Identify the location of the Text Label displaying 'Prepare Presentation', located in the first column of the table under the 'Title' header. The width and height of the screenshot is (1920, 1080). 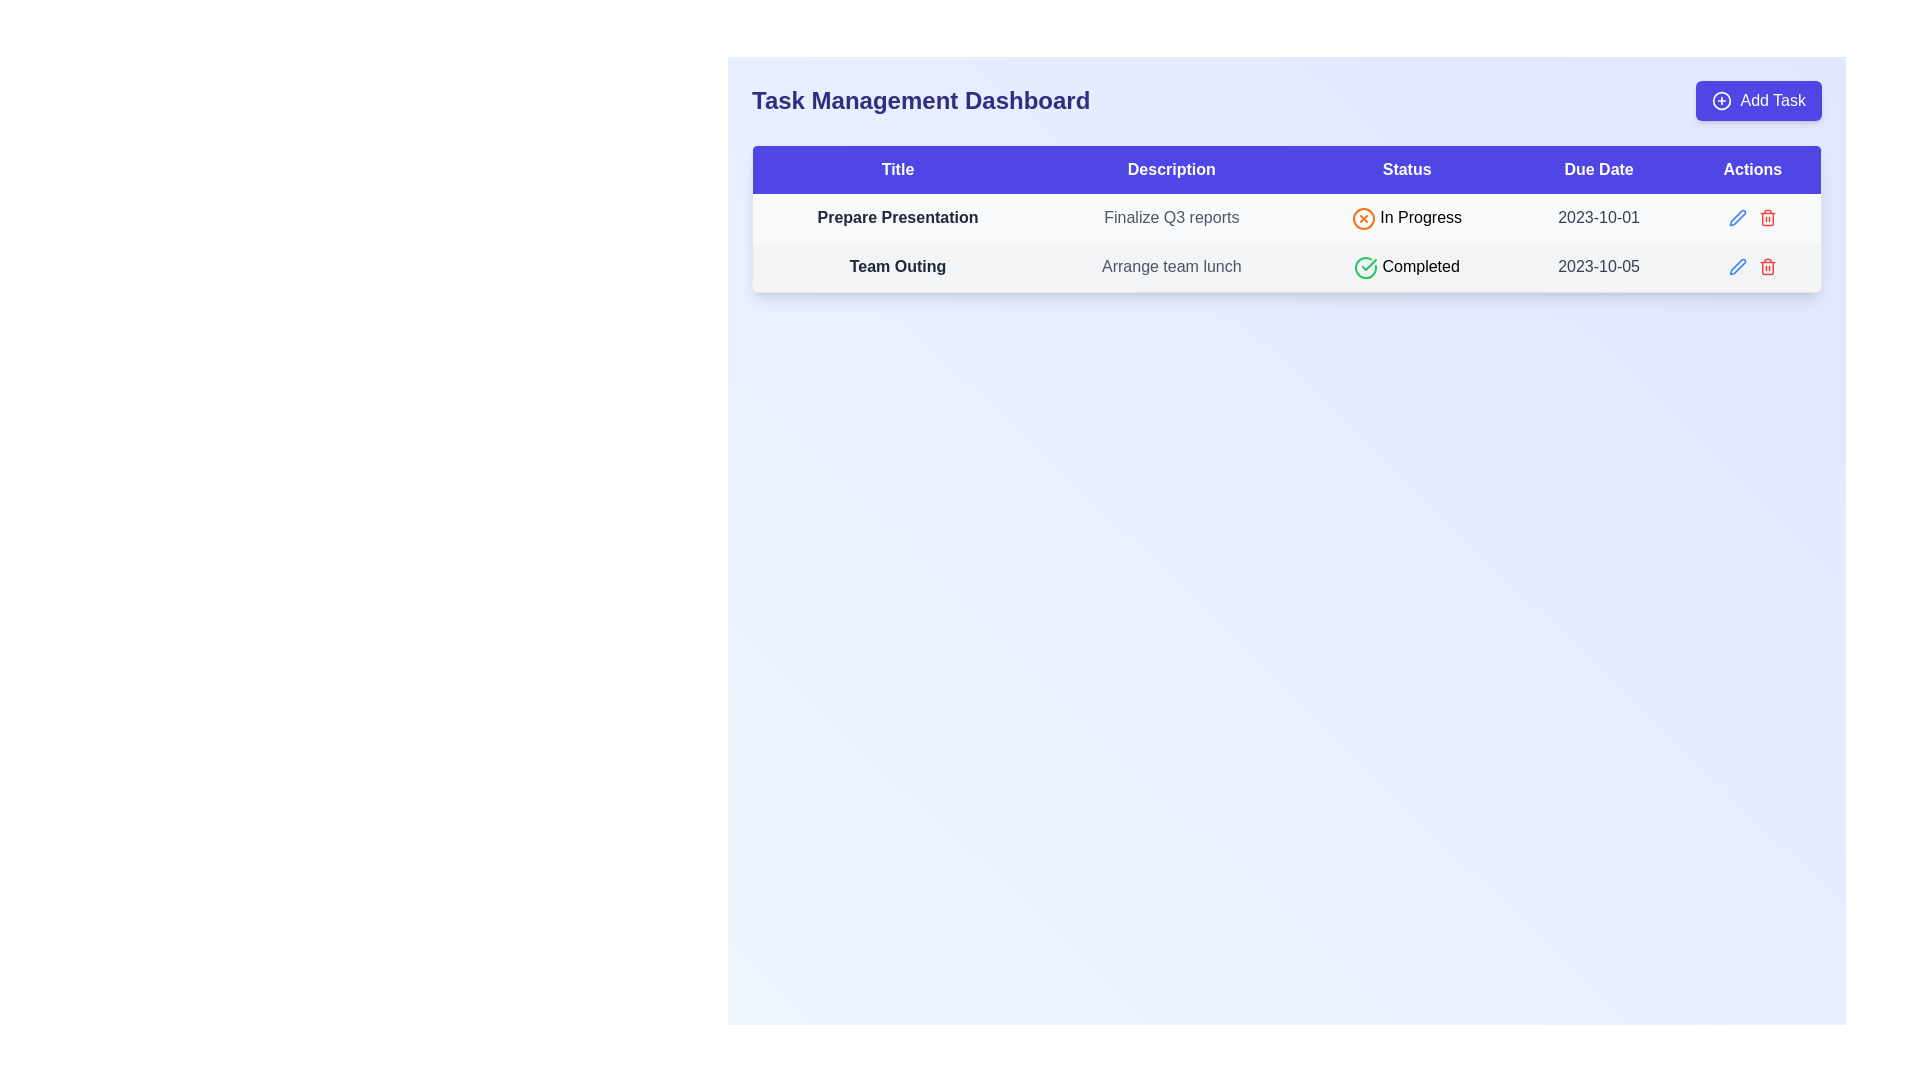
(896, 218).